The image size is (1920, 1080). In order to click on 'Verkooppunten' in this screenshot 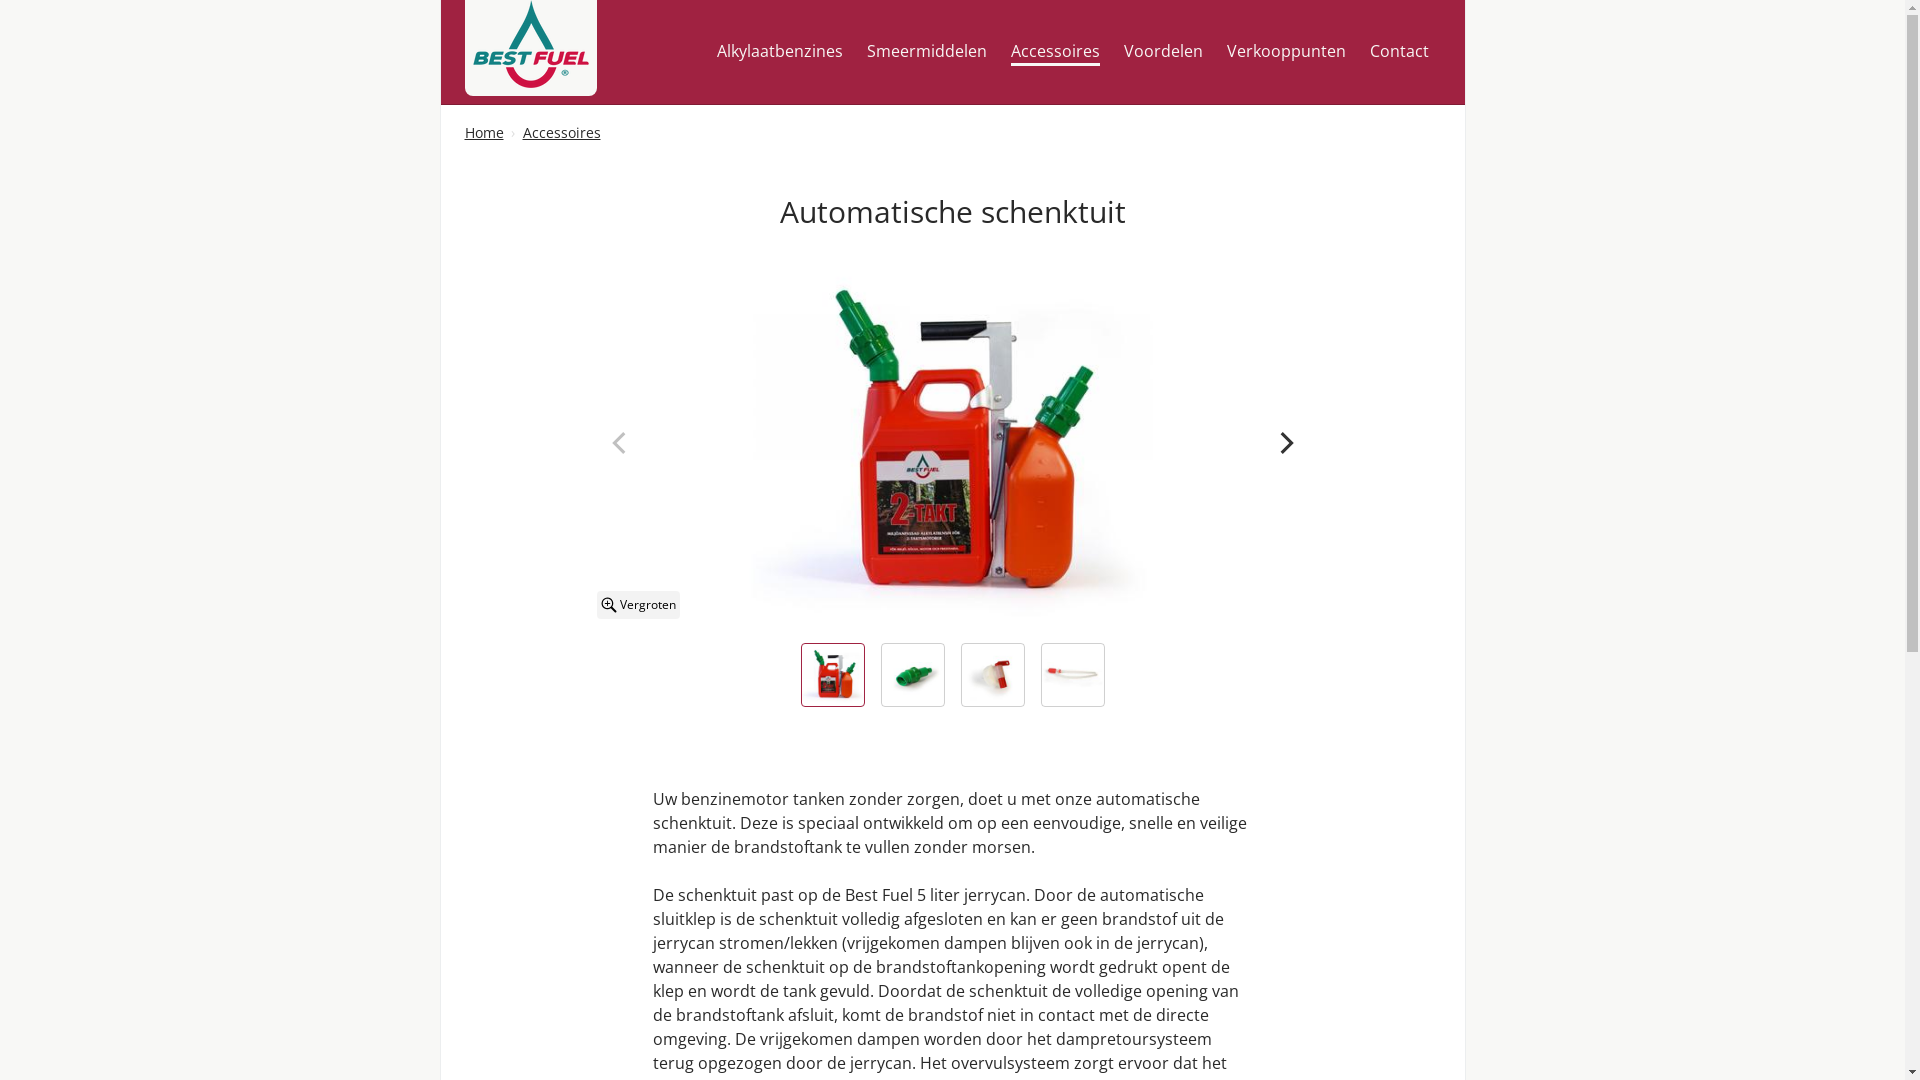, I will do `click(1285, 50)`.